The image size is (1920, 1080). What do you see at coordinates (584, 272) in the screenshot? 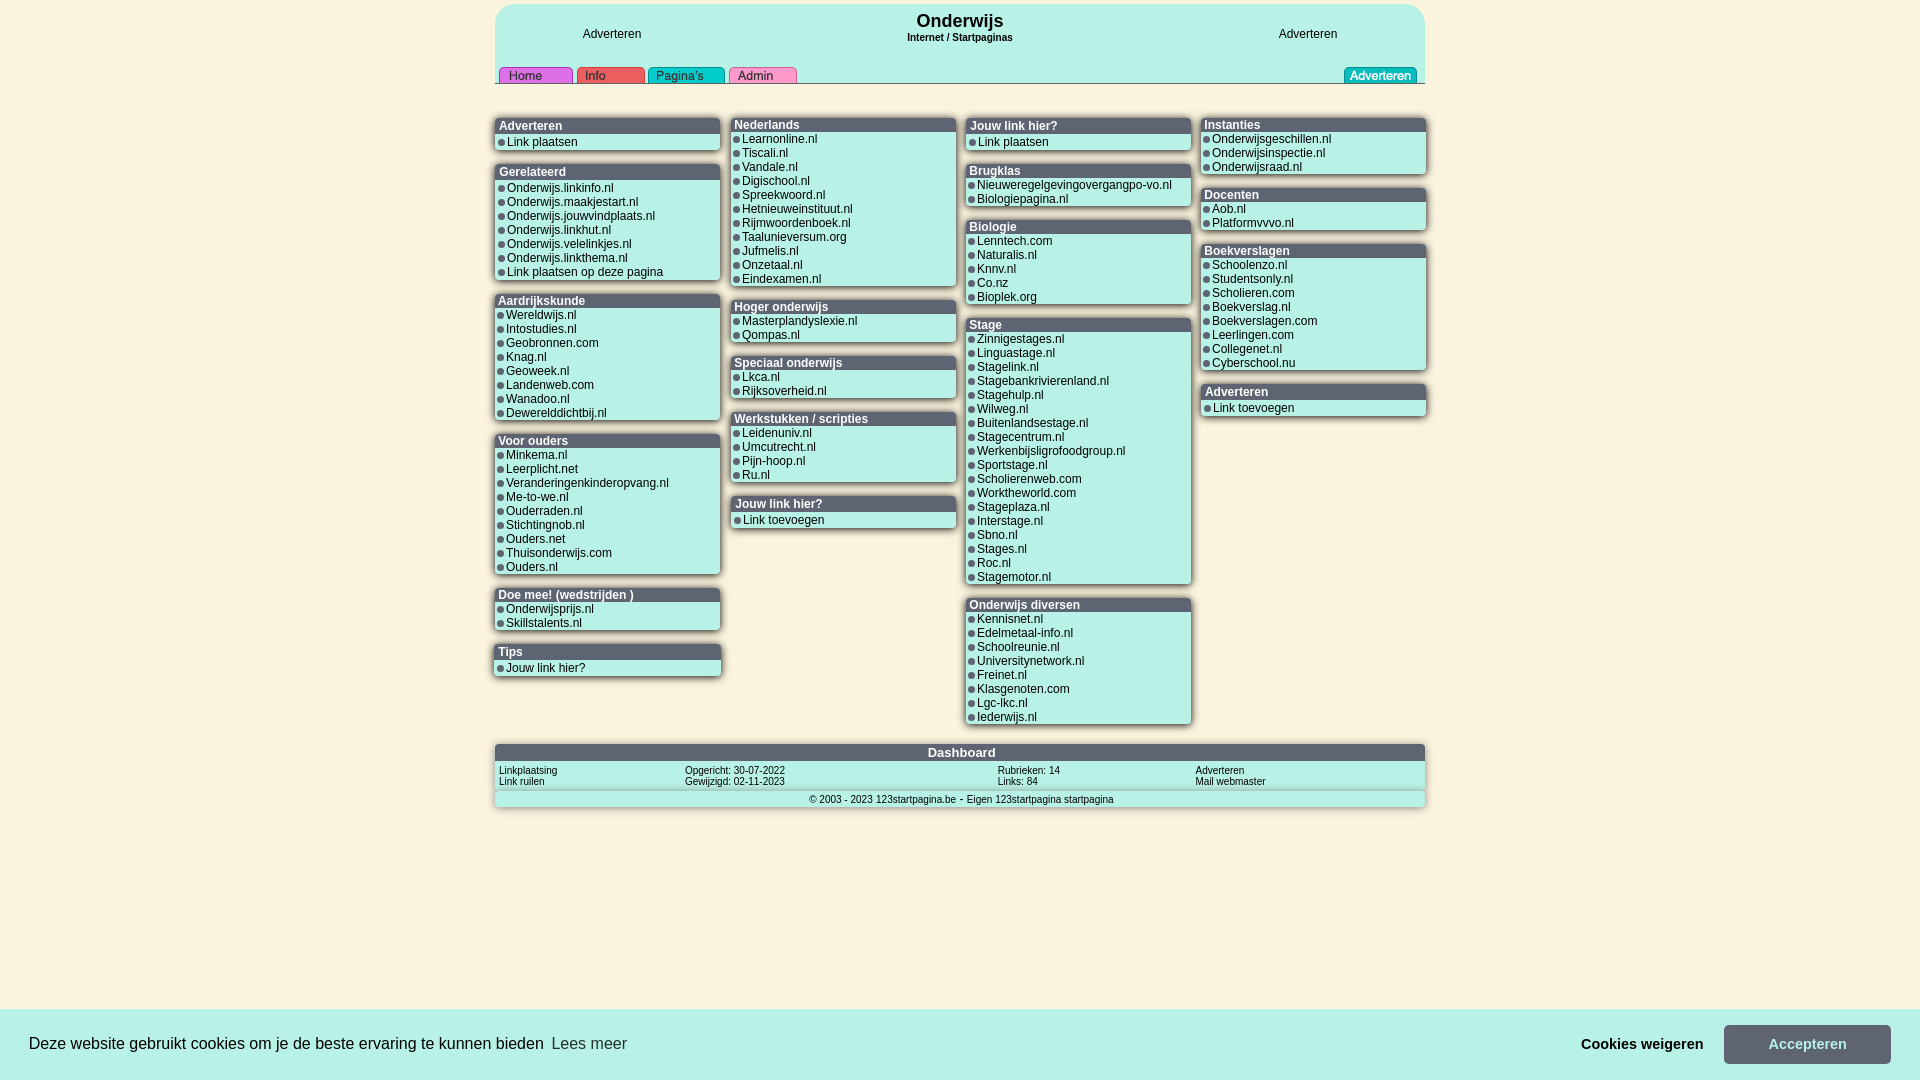
I see `'Link plaatsen op deze pagina'` at bounding box center [584, 272].